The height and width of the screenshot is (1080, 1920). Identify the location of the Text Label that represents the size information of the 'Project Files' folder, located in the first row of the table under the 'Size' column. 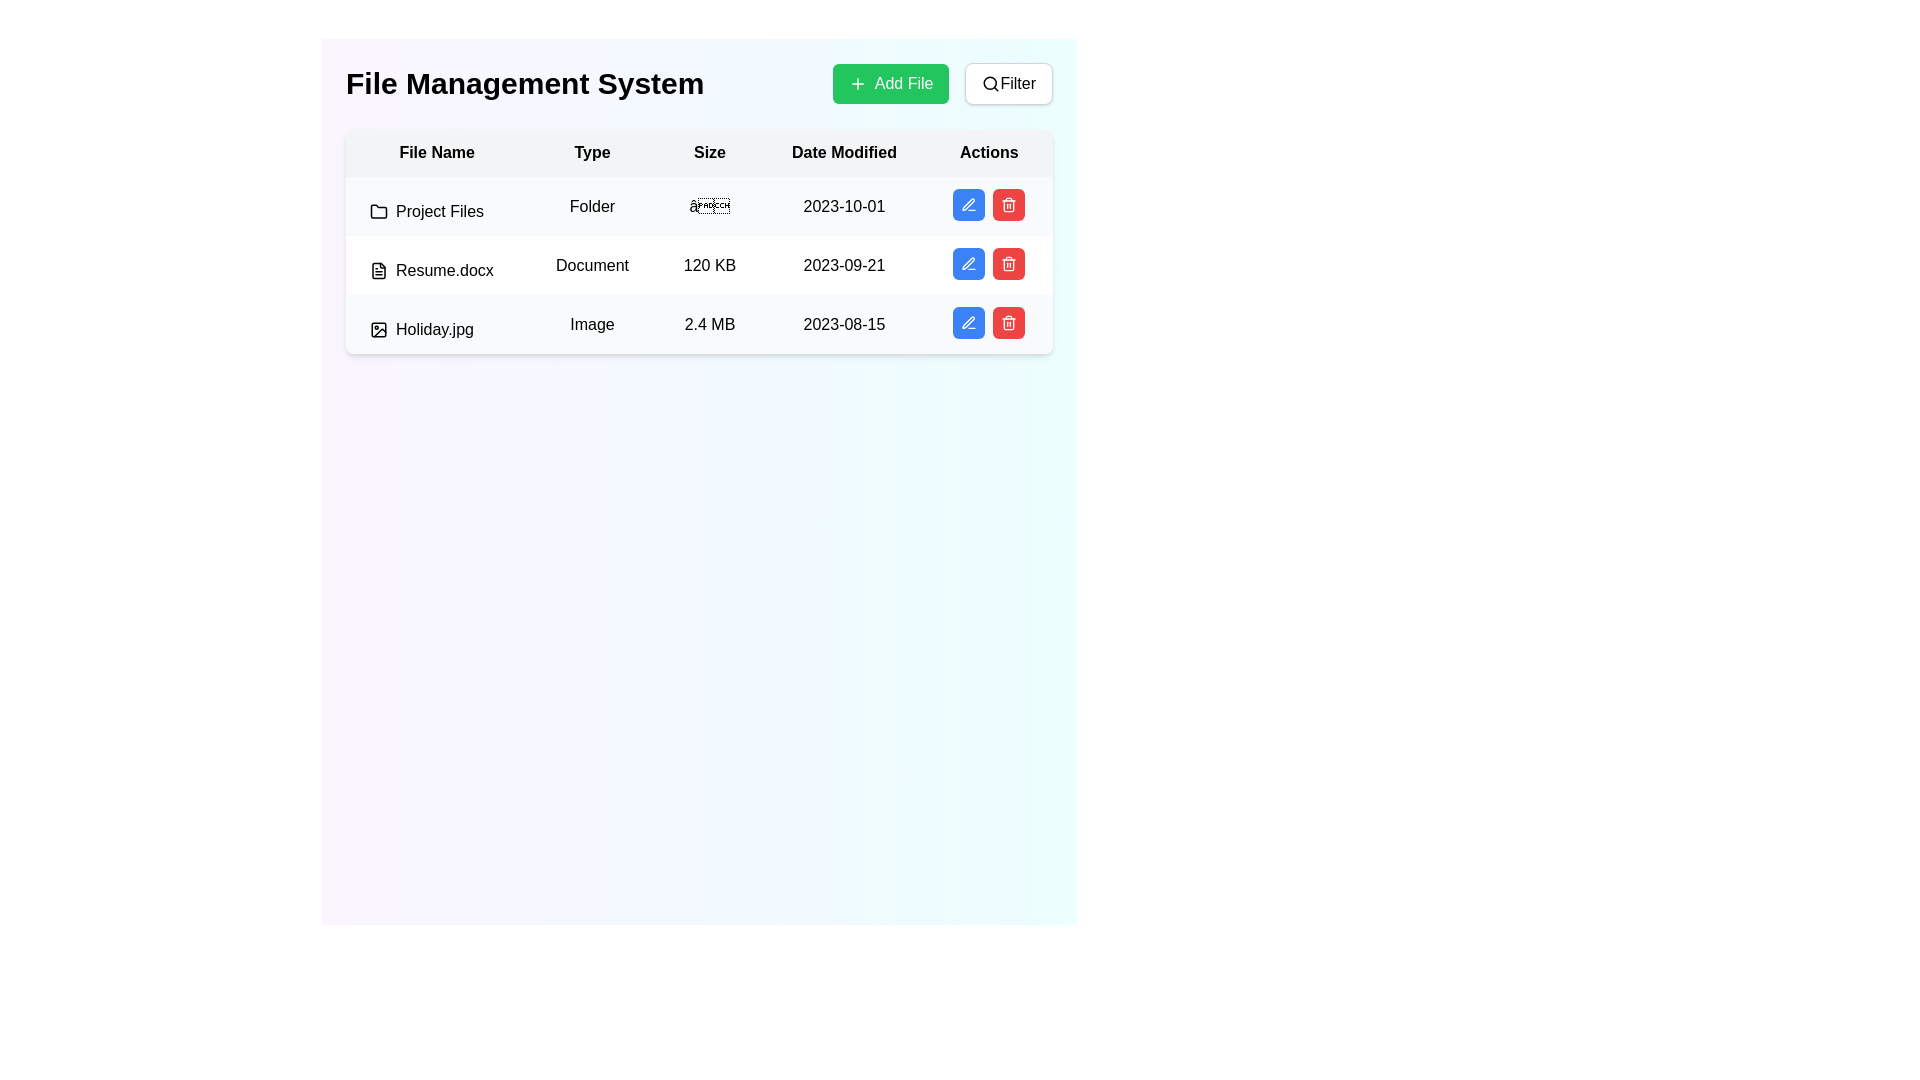
(699, 206).